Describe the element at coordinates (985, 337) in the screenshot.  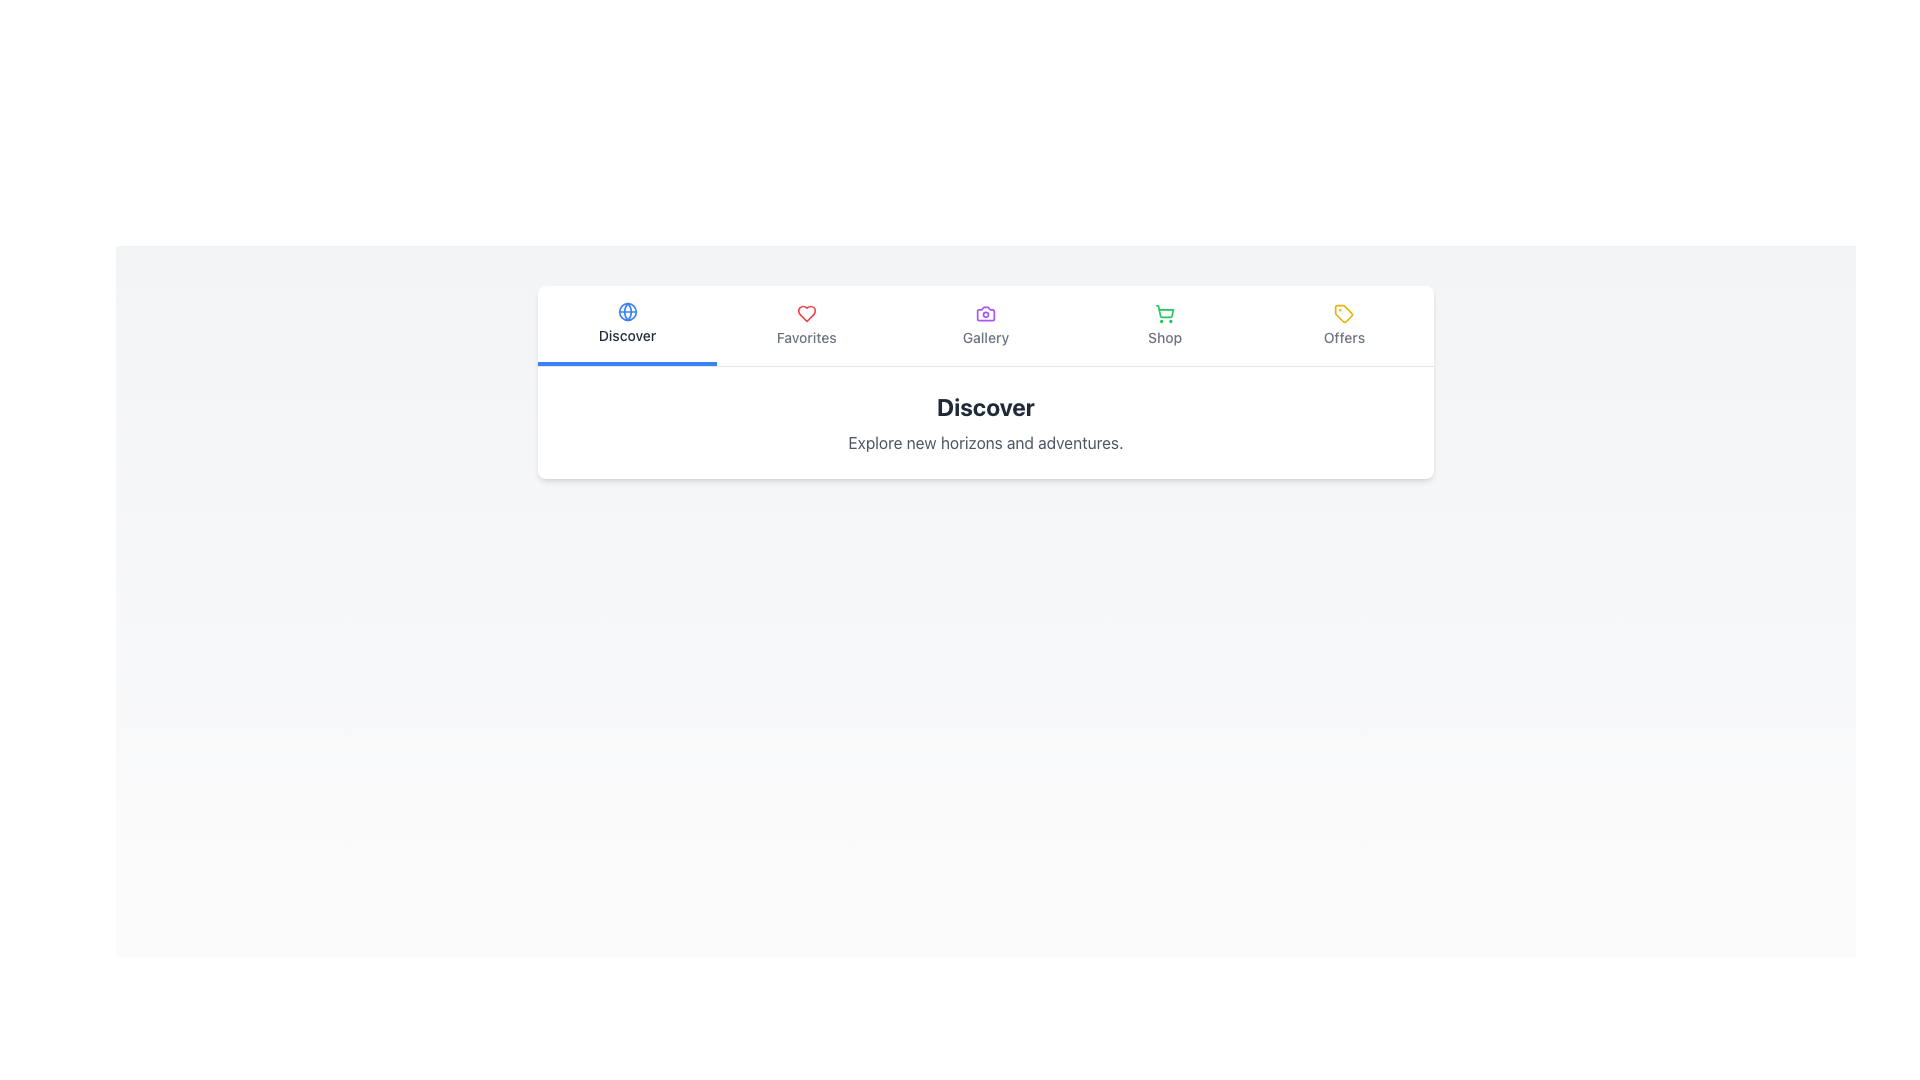
I see `the text label for the photo gallery, located as the third item in the top-center horizontal menu bar, between 'Favorites' and 'Shop', directly below the purple camera icon` at that location.